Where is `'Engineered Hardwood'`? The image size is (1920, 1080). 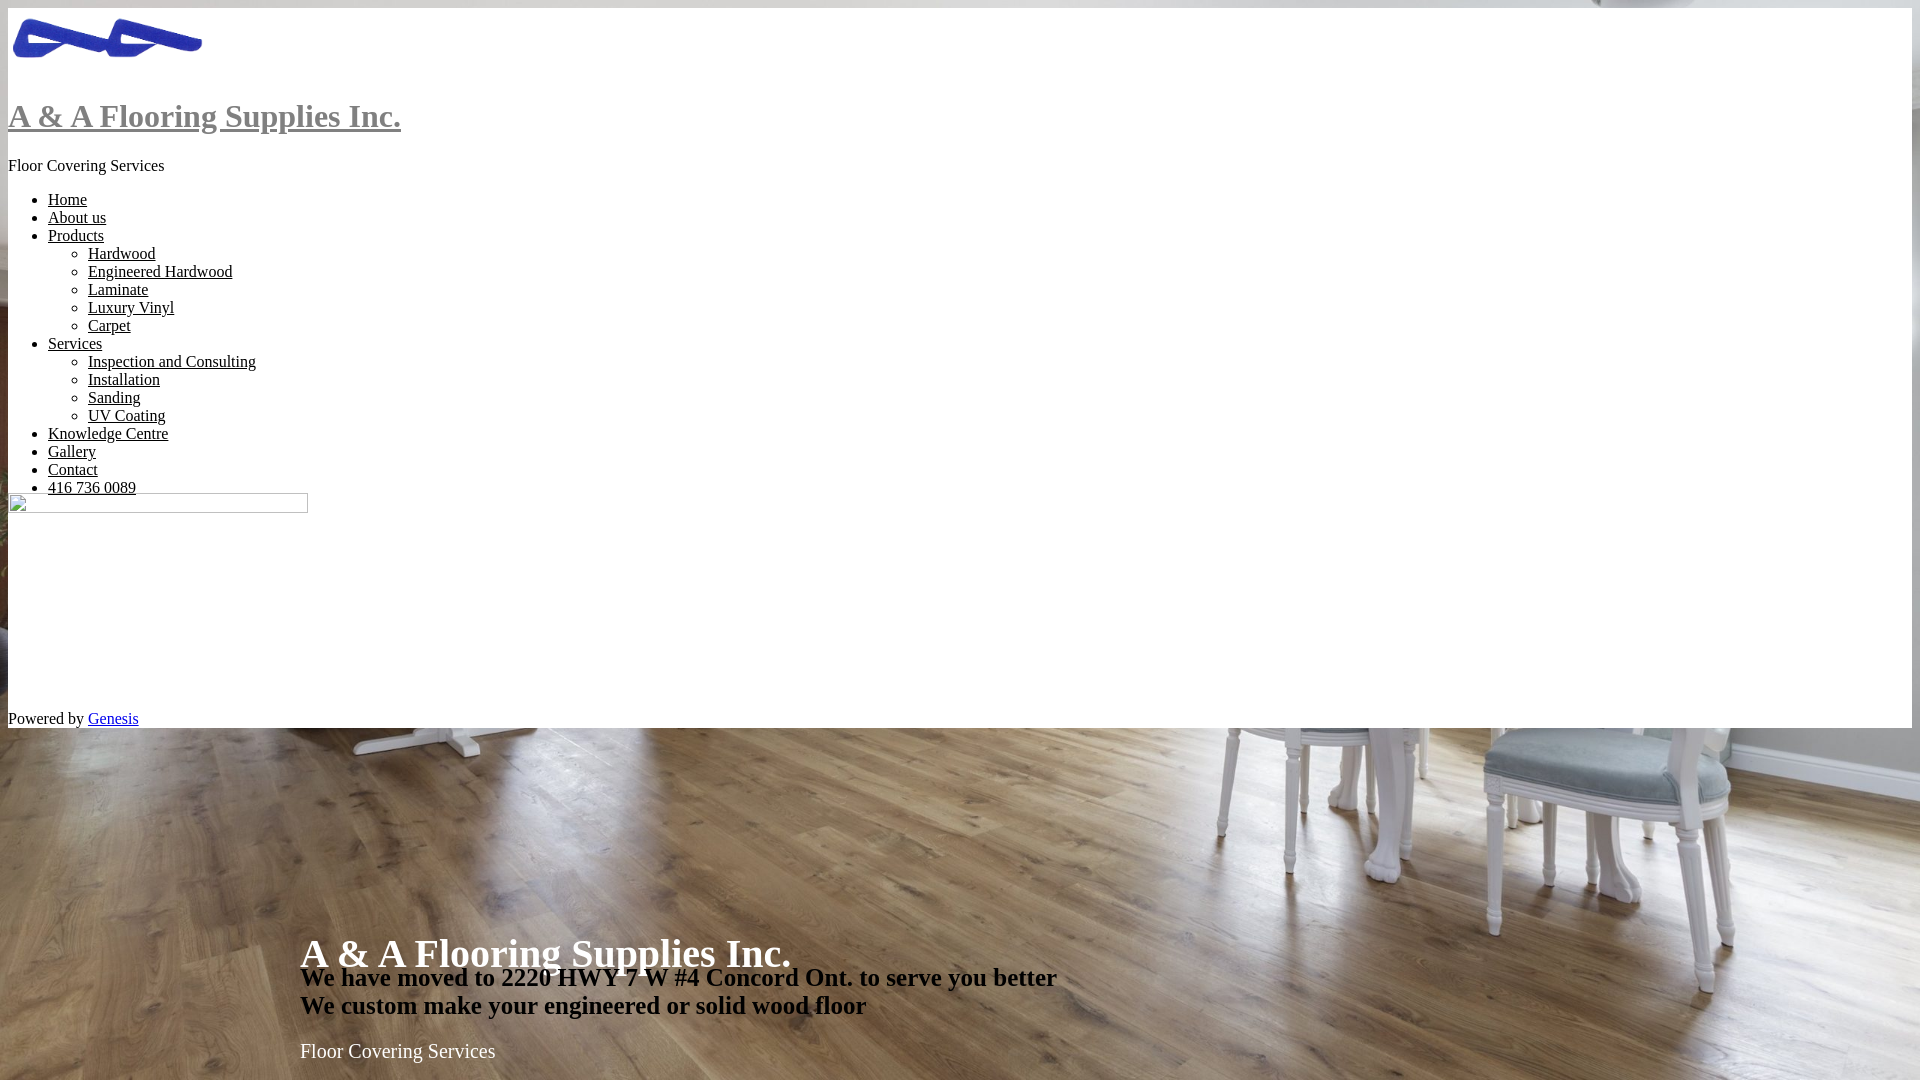
'Engineered Hardwood' is located at coordinates (86, 271).